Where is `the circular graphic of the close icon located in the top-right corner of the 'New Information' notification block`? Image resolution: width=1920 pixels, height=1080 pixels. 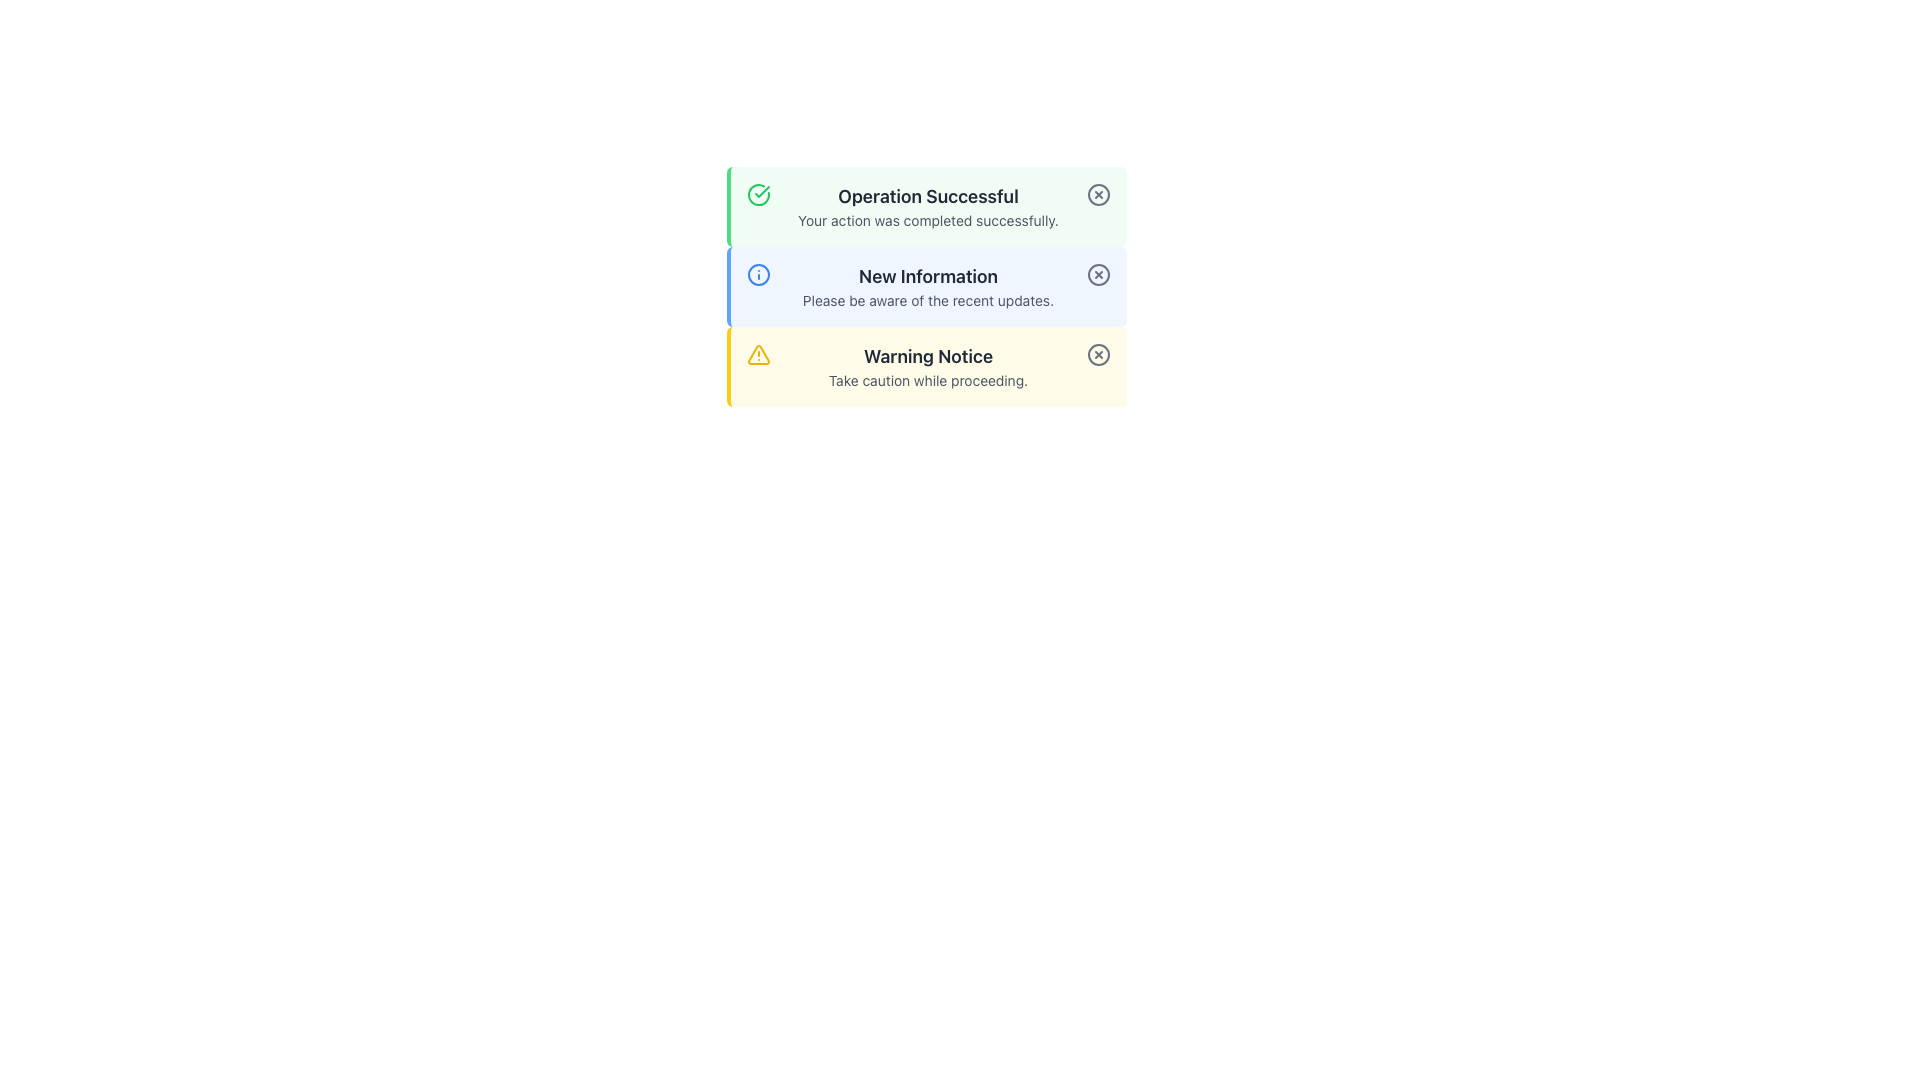
the circular graphic of the close icon located in the top-right corner of the 'New Information' notification block is located at coordinates (1097, 274).